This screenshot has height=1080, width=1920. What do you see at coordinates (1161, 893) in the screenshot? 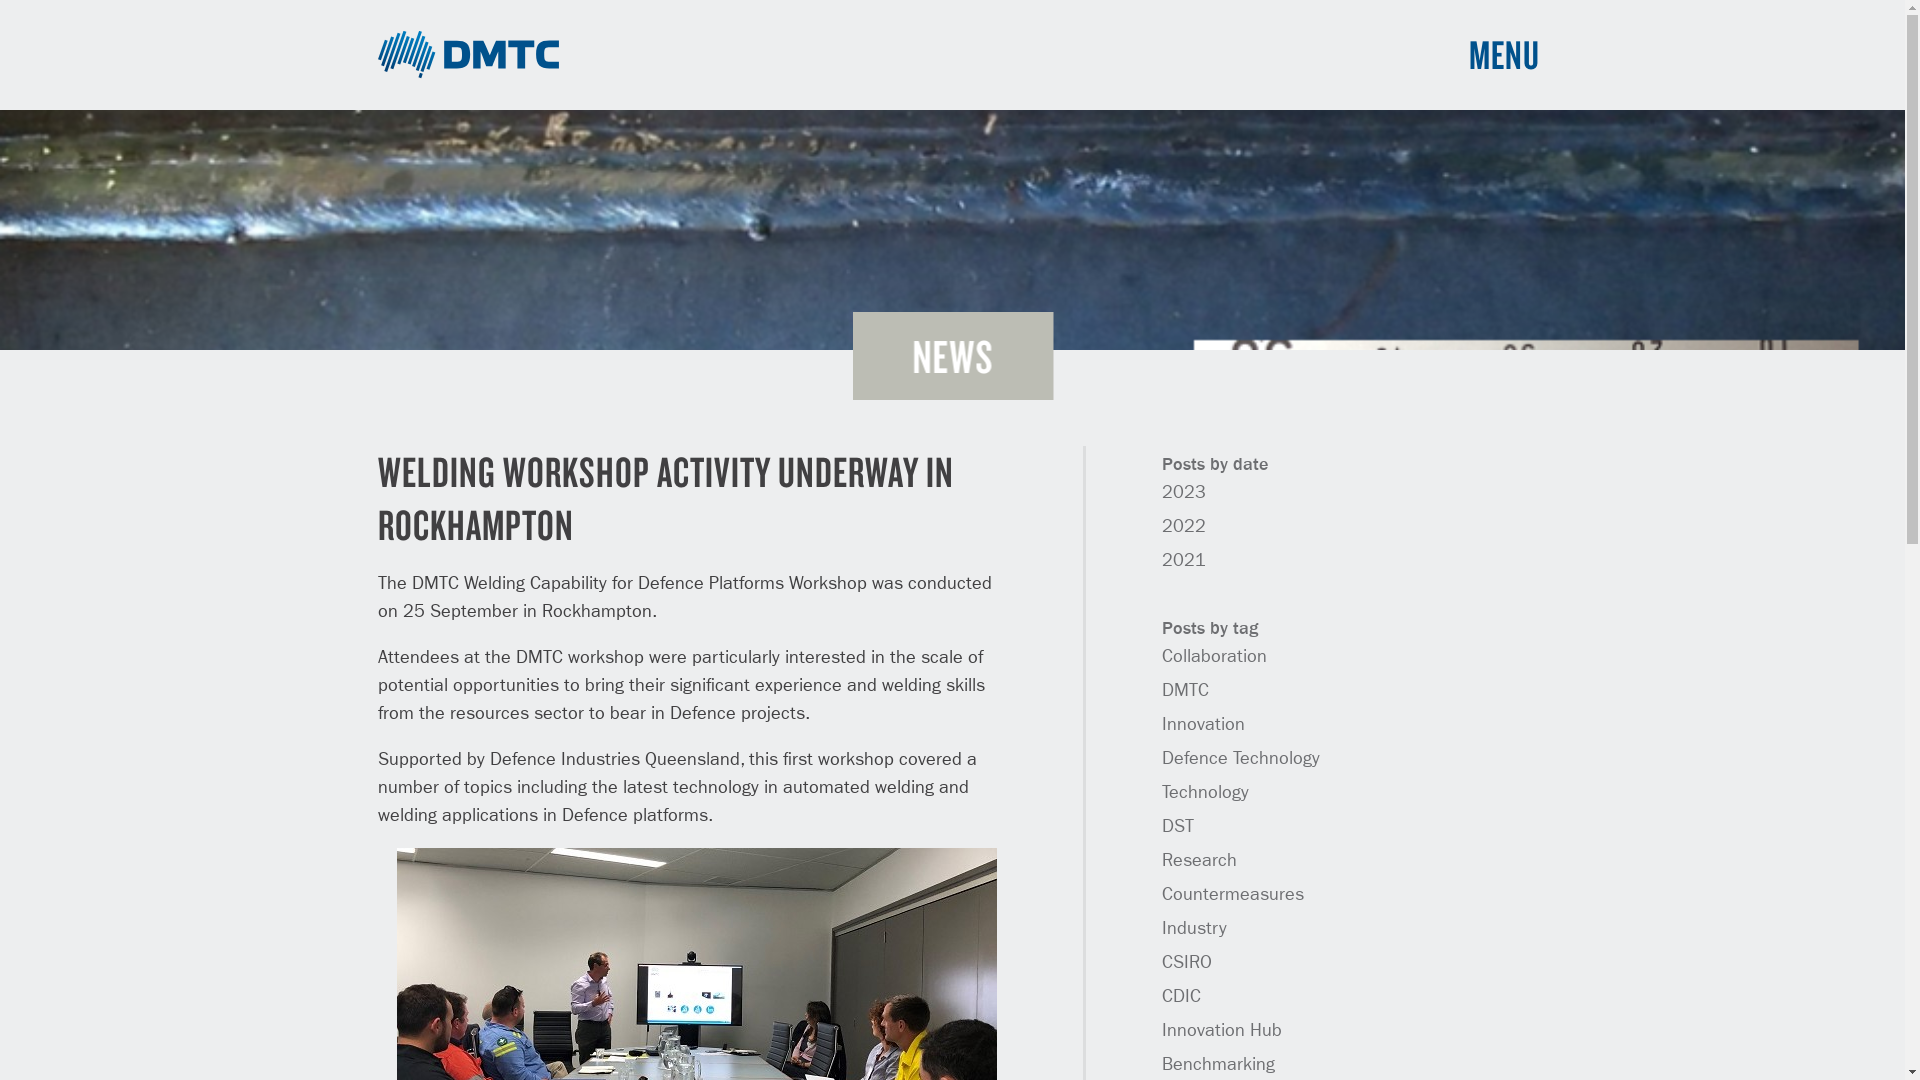
I see `'Countermeasures'` at bounding box center [1161, 893].